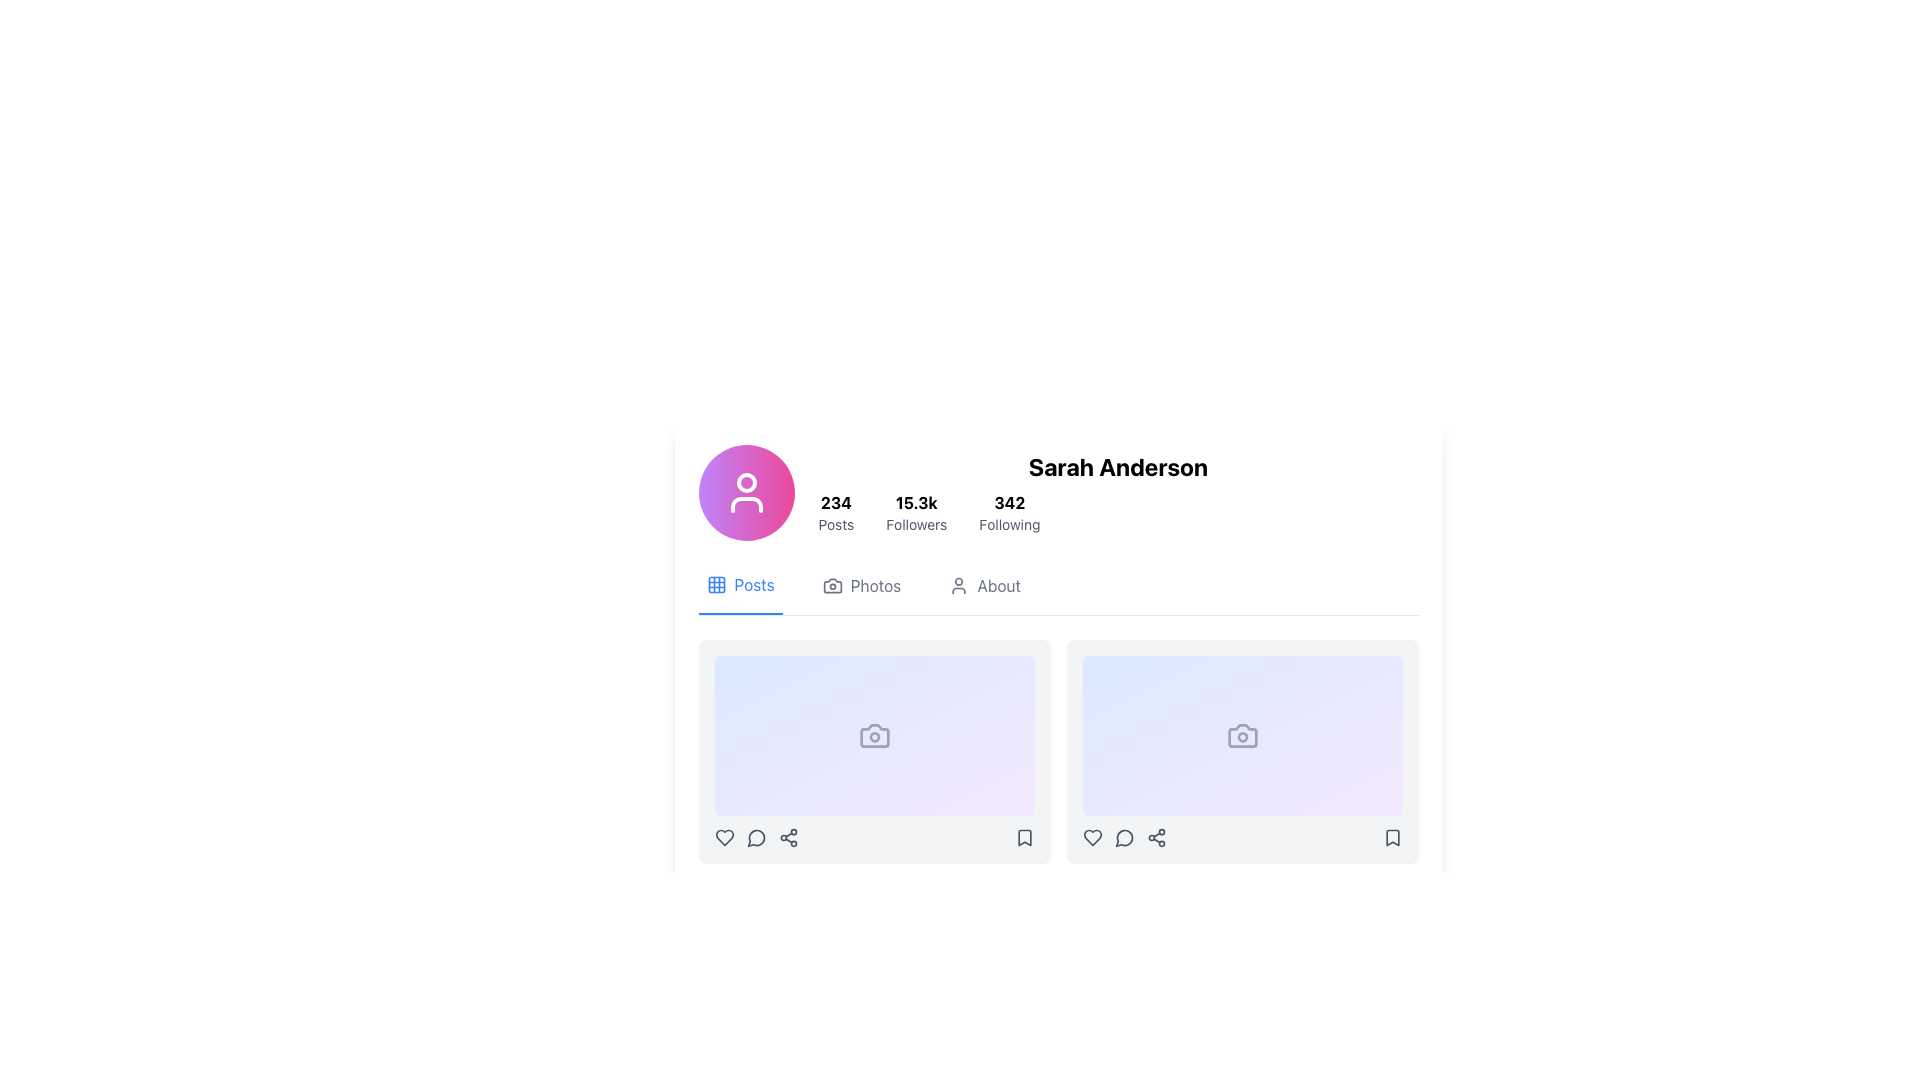 This screenshot has width=1920, height=1080. Describe the element at coordinates (745, 493) in the screenshot. I see `the user avatar icon located in the upper left section of the interface` at that location.